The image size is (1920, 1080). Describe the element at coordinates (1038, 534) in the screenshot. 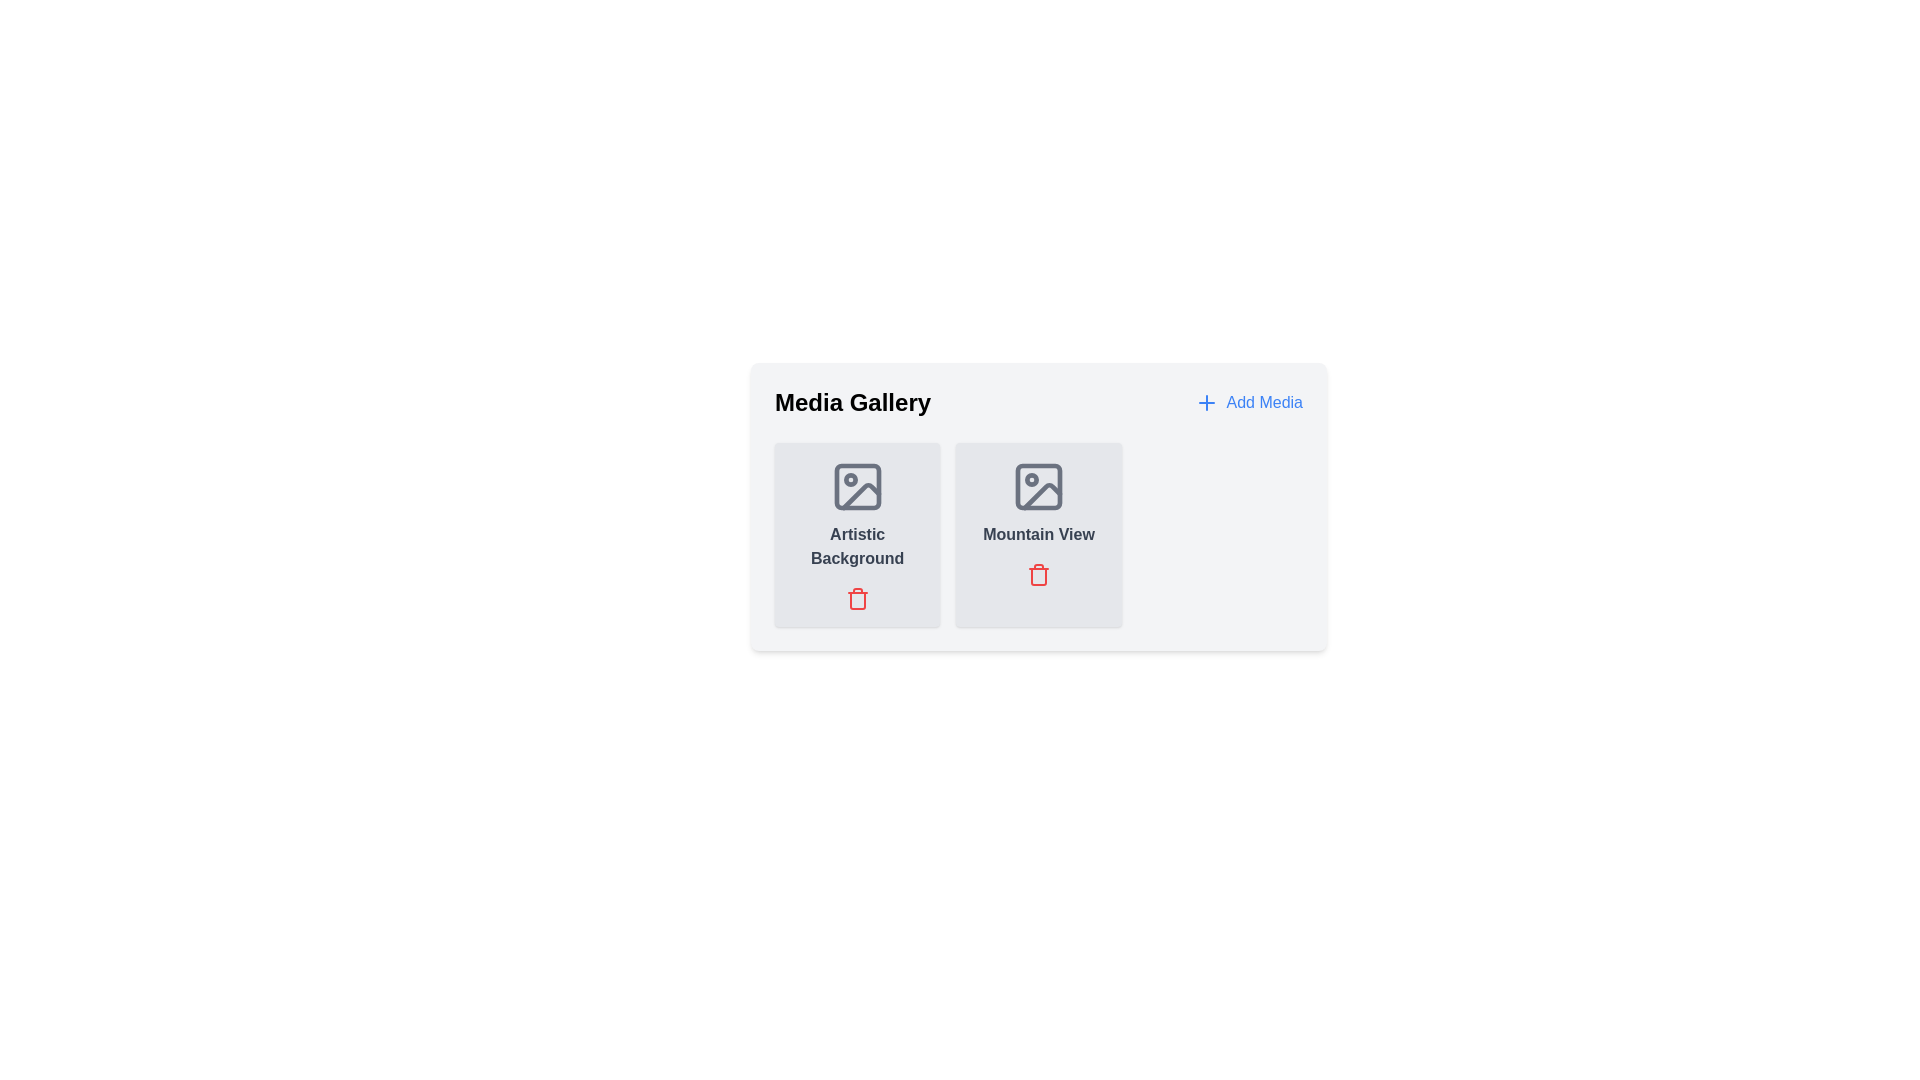

I see `the second card in the media gallery` at that location.